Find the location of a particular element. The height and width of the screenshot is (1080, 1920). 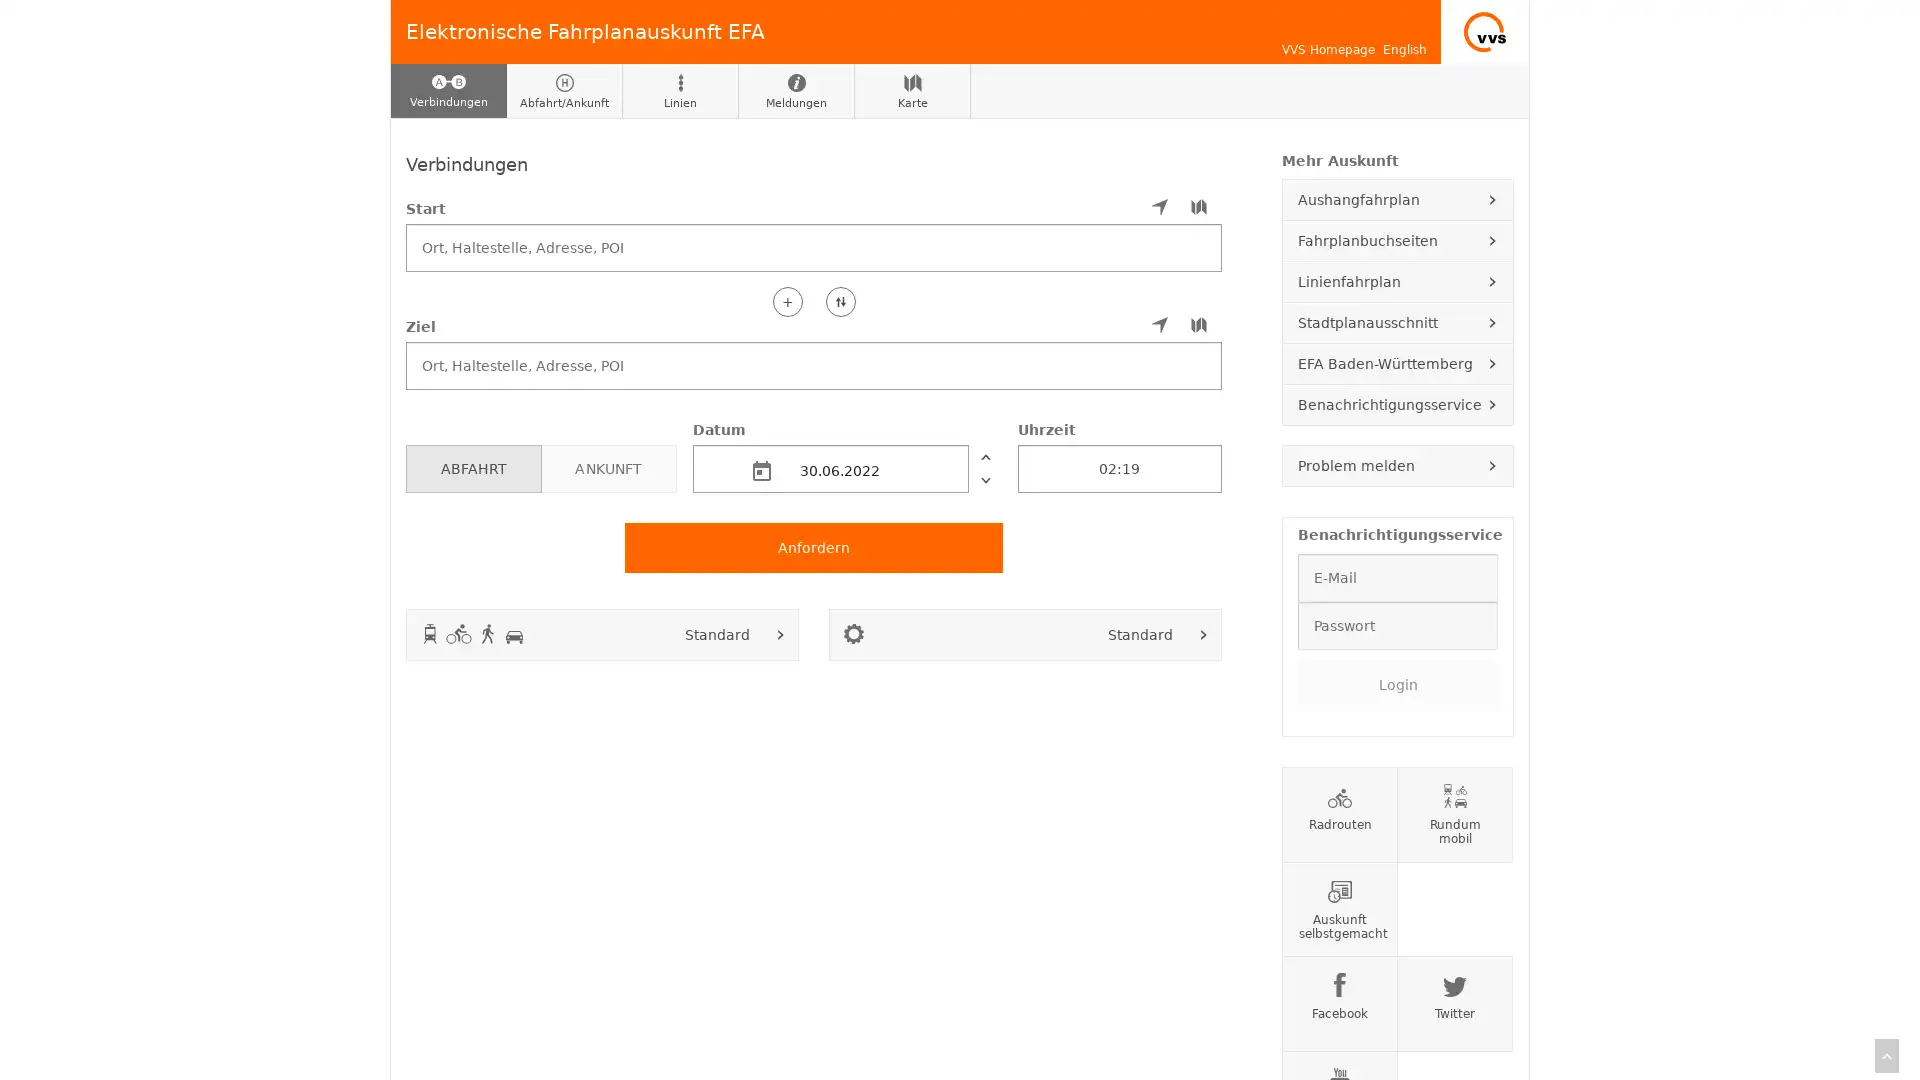

Login is located at coordinates (1396, 682).